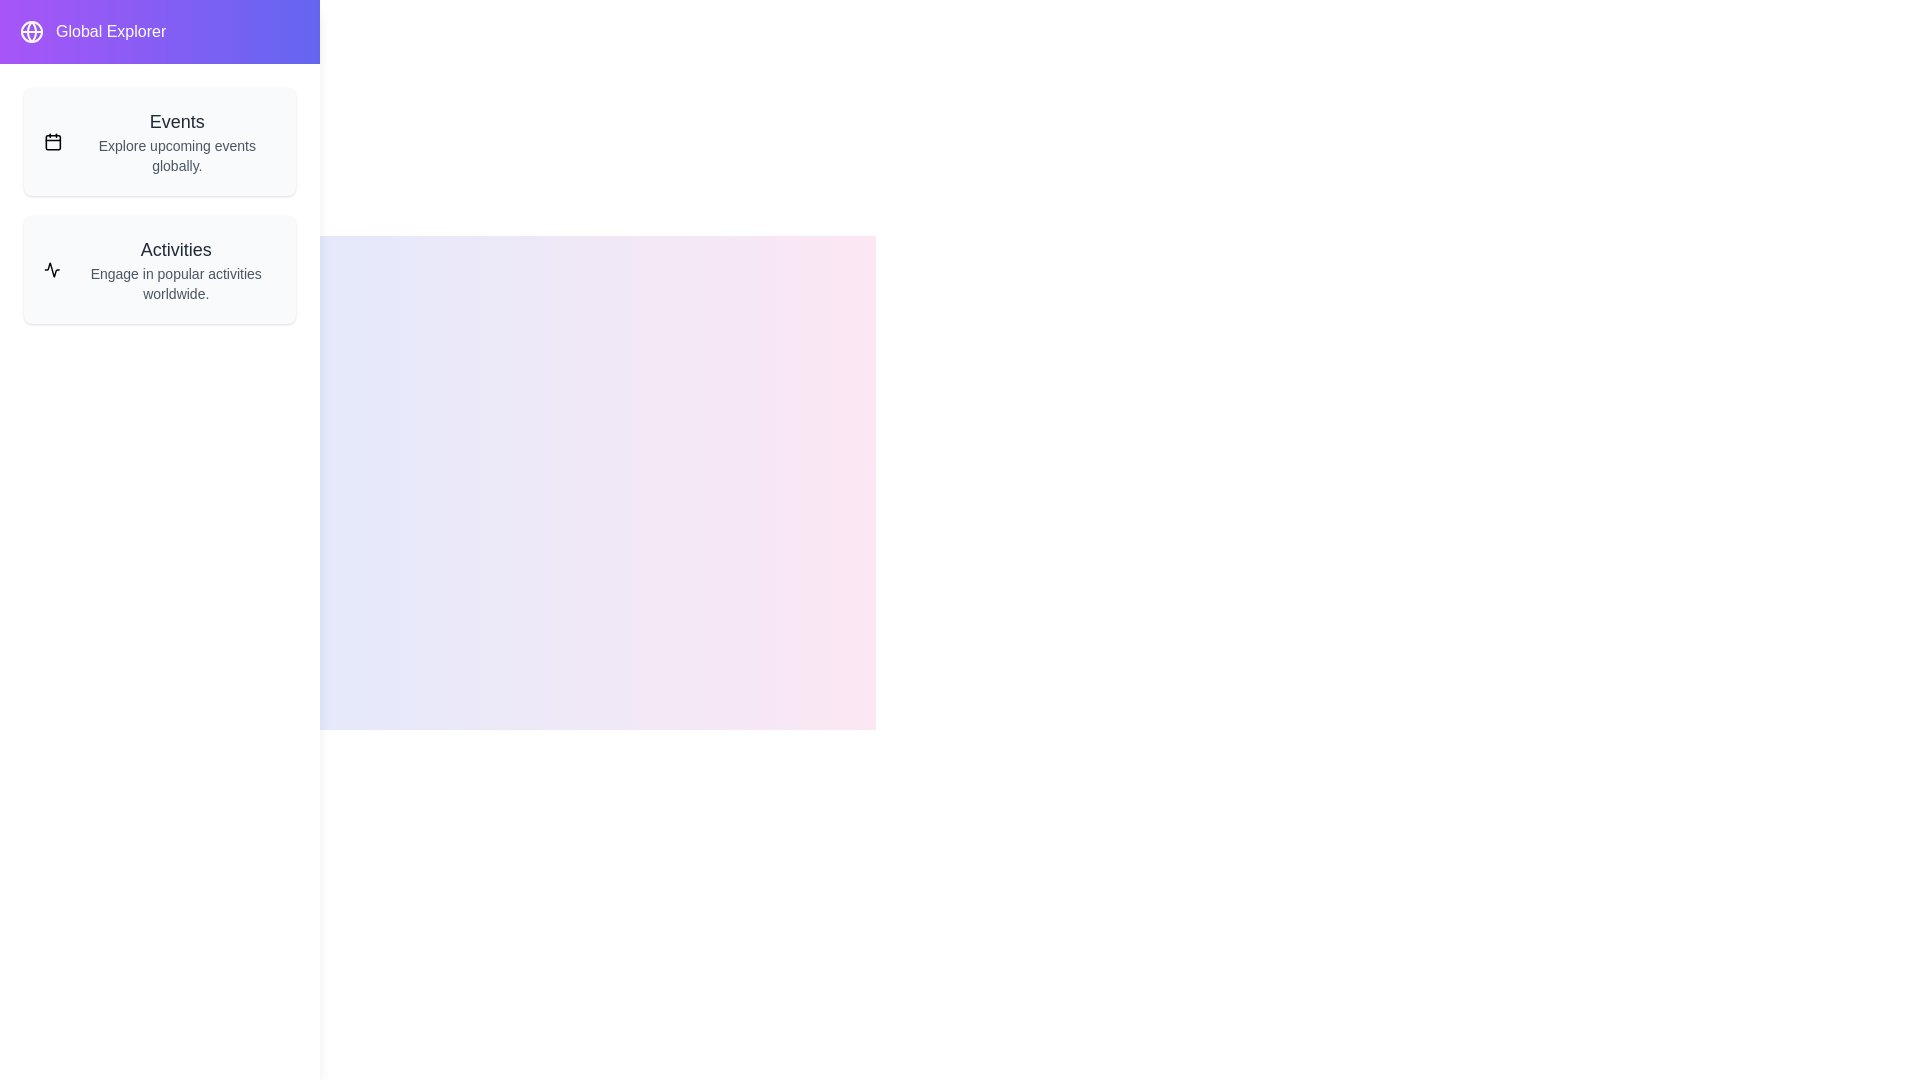 The width and height of the screenshot is (1920, 1080). I want to click on the 'Activities' item in the drawer, so click(158, 270).